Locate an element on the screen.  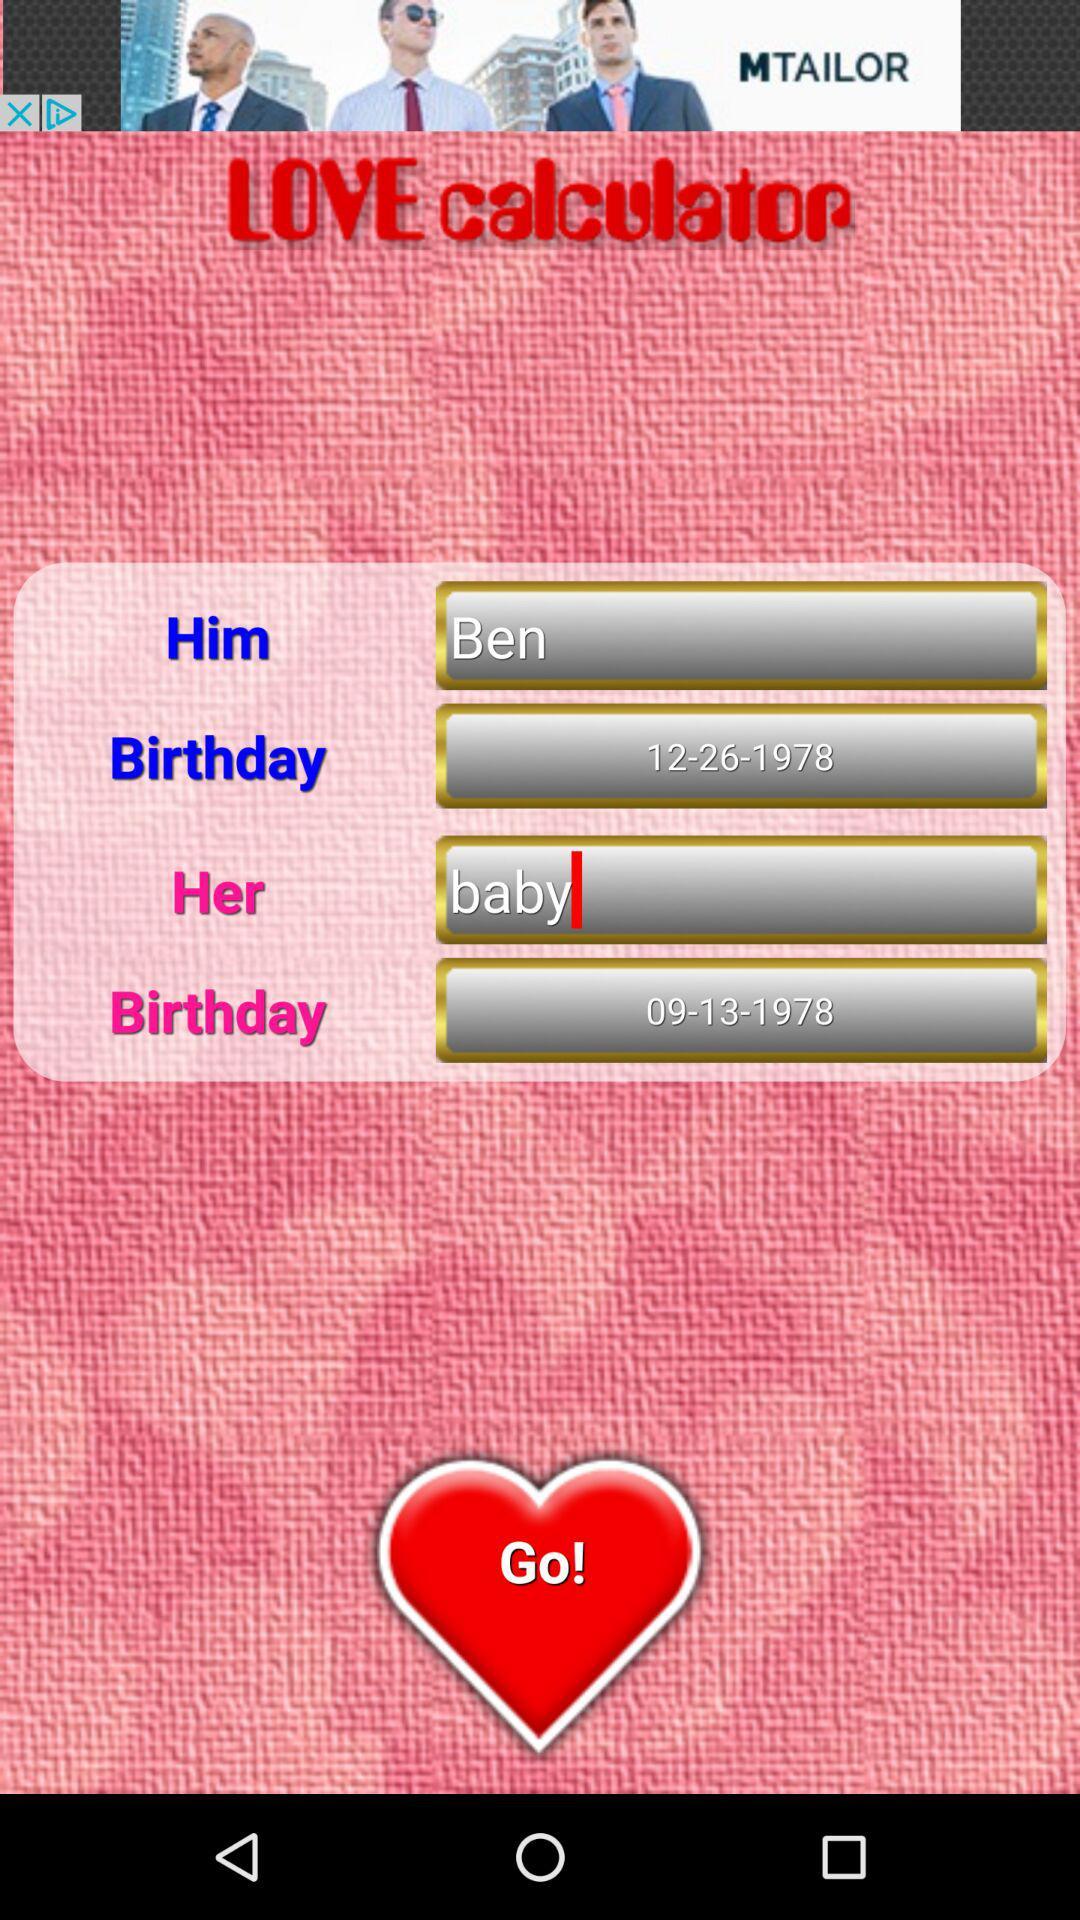
top the page box is located at coordinates (540, 65).